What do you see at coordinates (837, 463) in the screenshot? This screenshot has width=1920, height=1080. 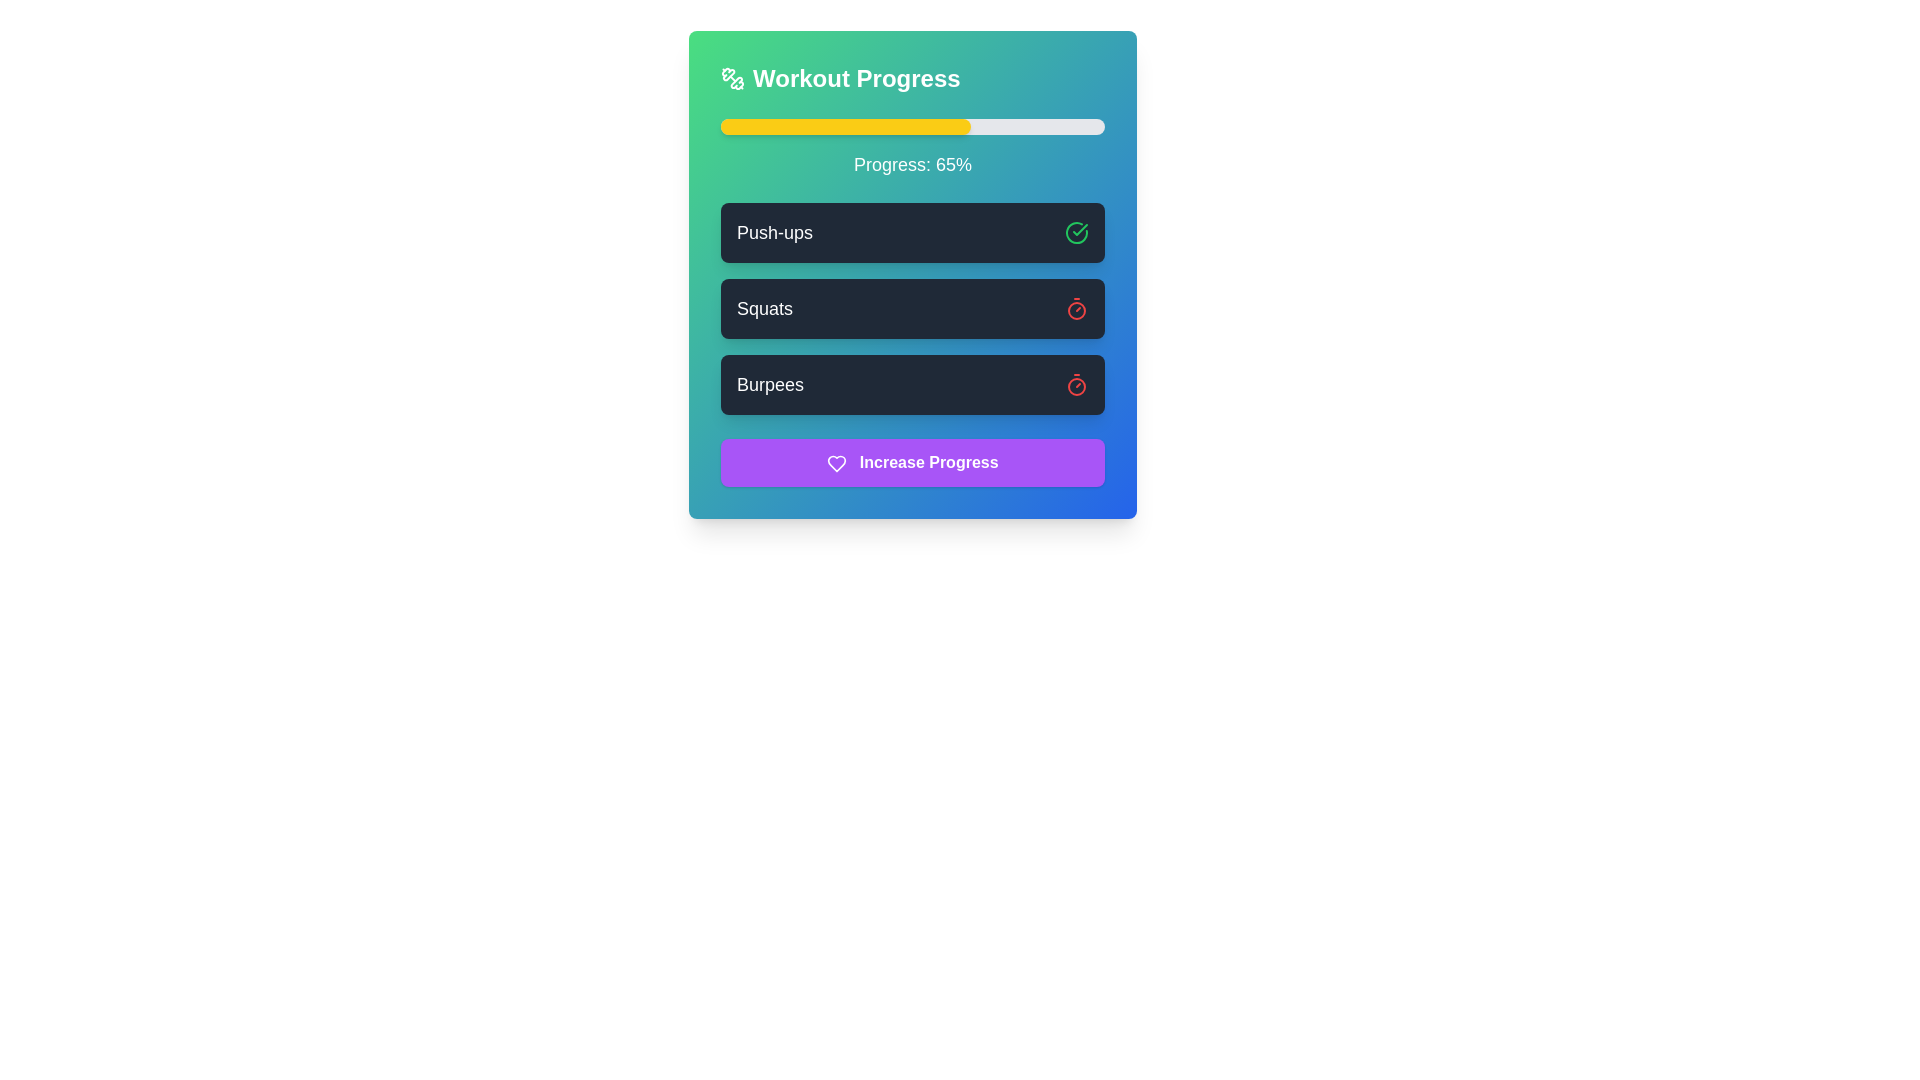 I see `the heart-shaped icon with a purple background that is part of the 'Increase Progress' button, which is located at the bottom center of a card-like component` at bounding box center [837, 463].